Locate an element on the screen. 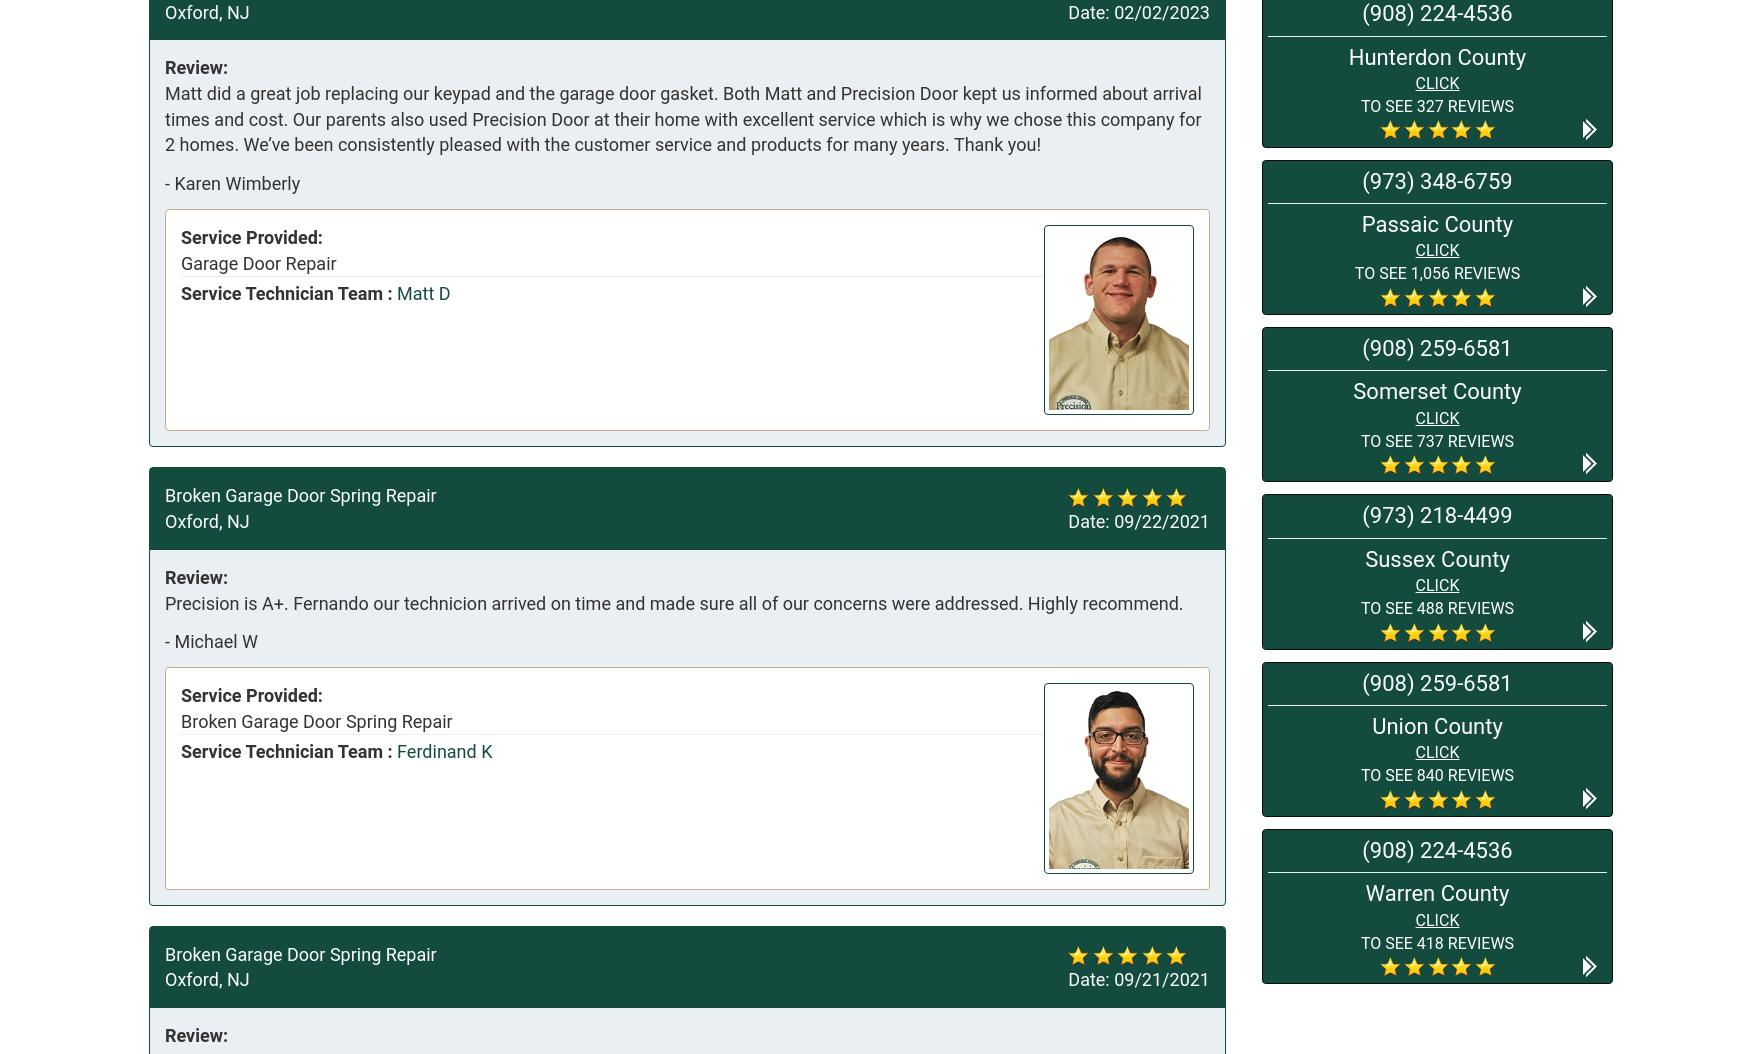  'to see 488 reviews' is located at coordinates (1359, 606).